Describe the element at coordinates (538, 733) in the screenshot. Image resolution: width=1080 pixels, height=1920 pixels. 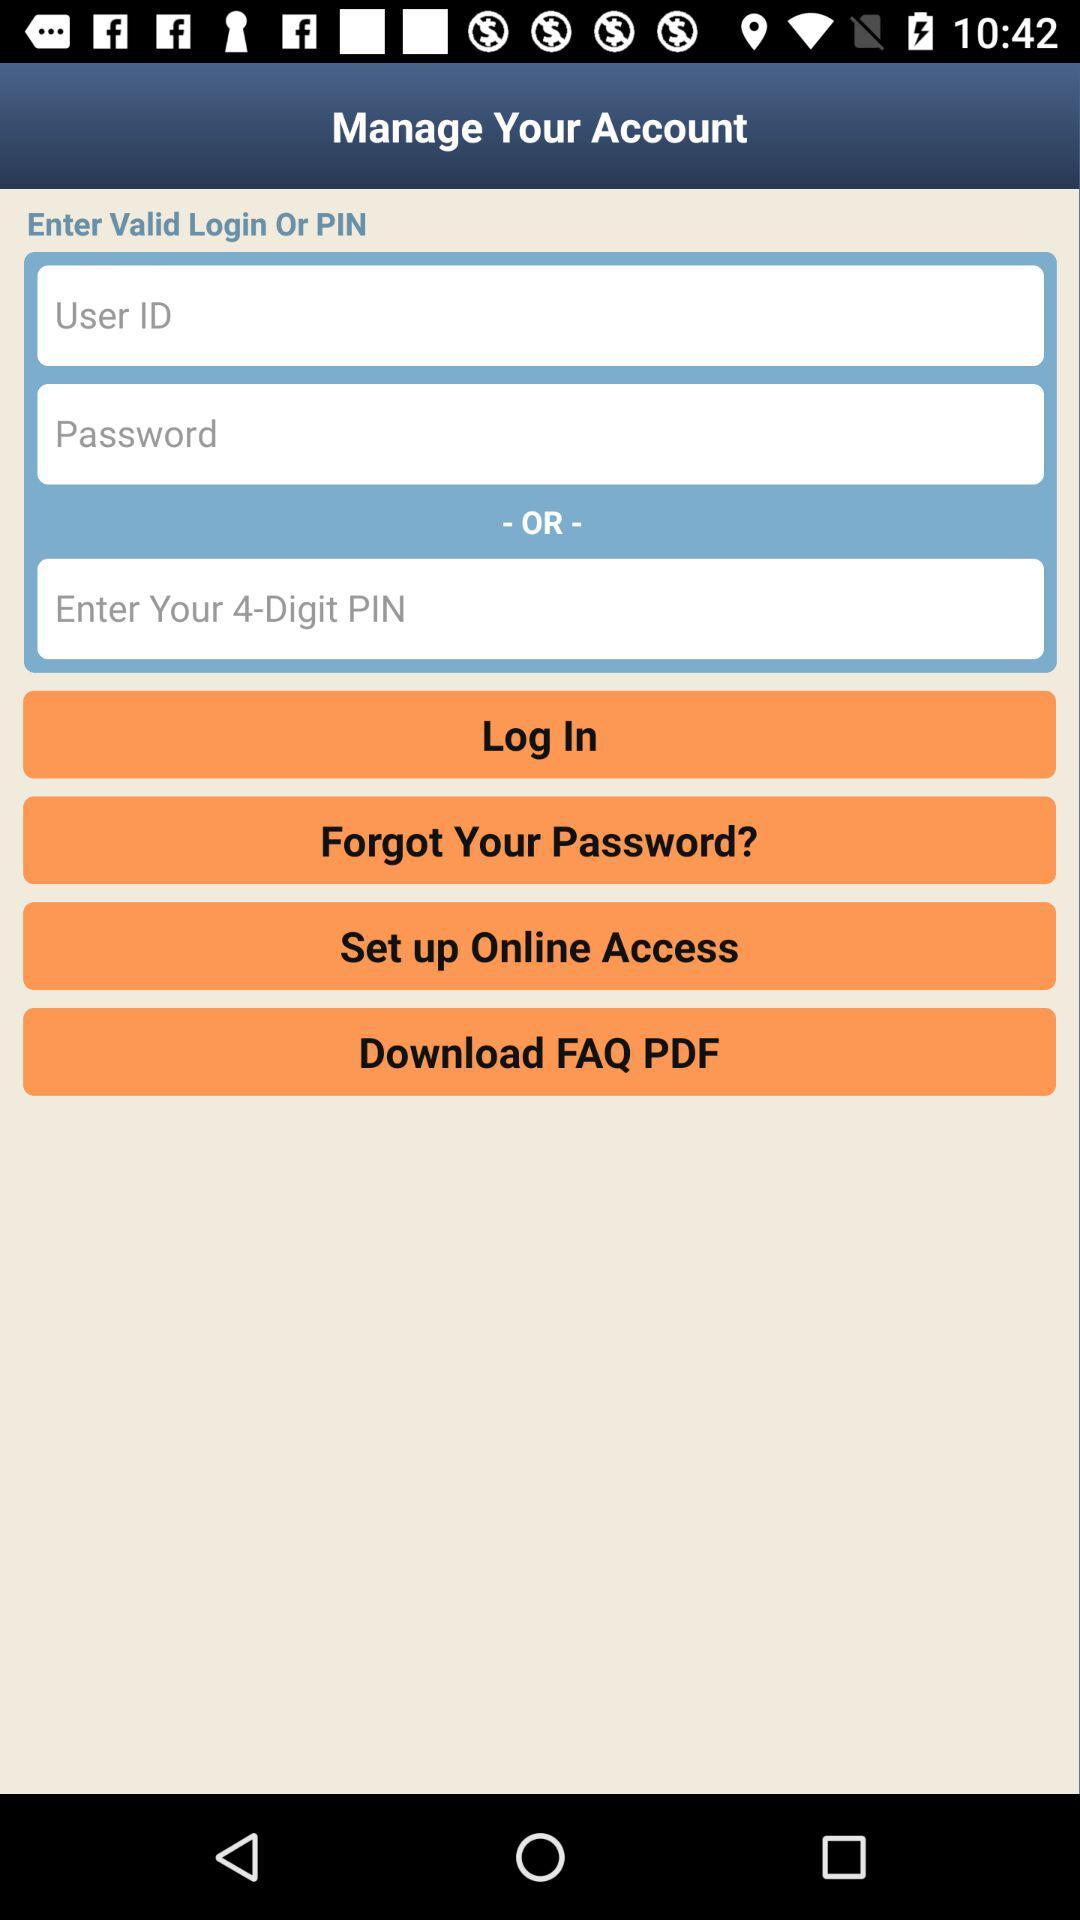
I see `log in item` at that location.